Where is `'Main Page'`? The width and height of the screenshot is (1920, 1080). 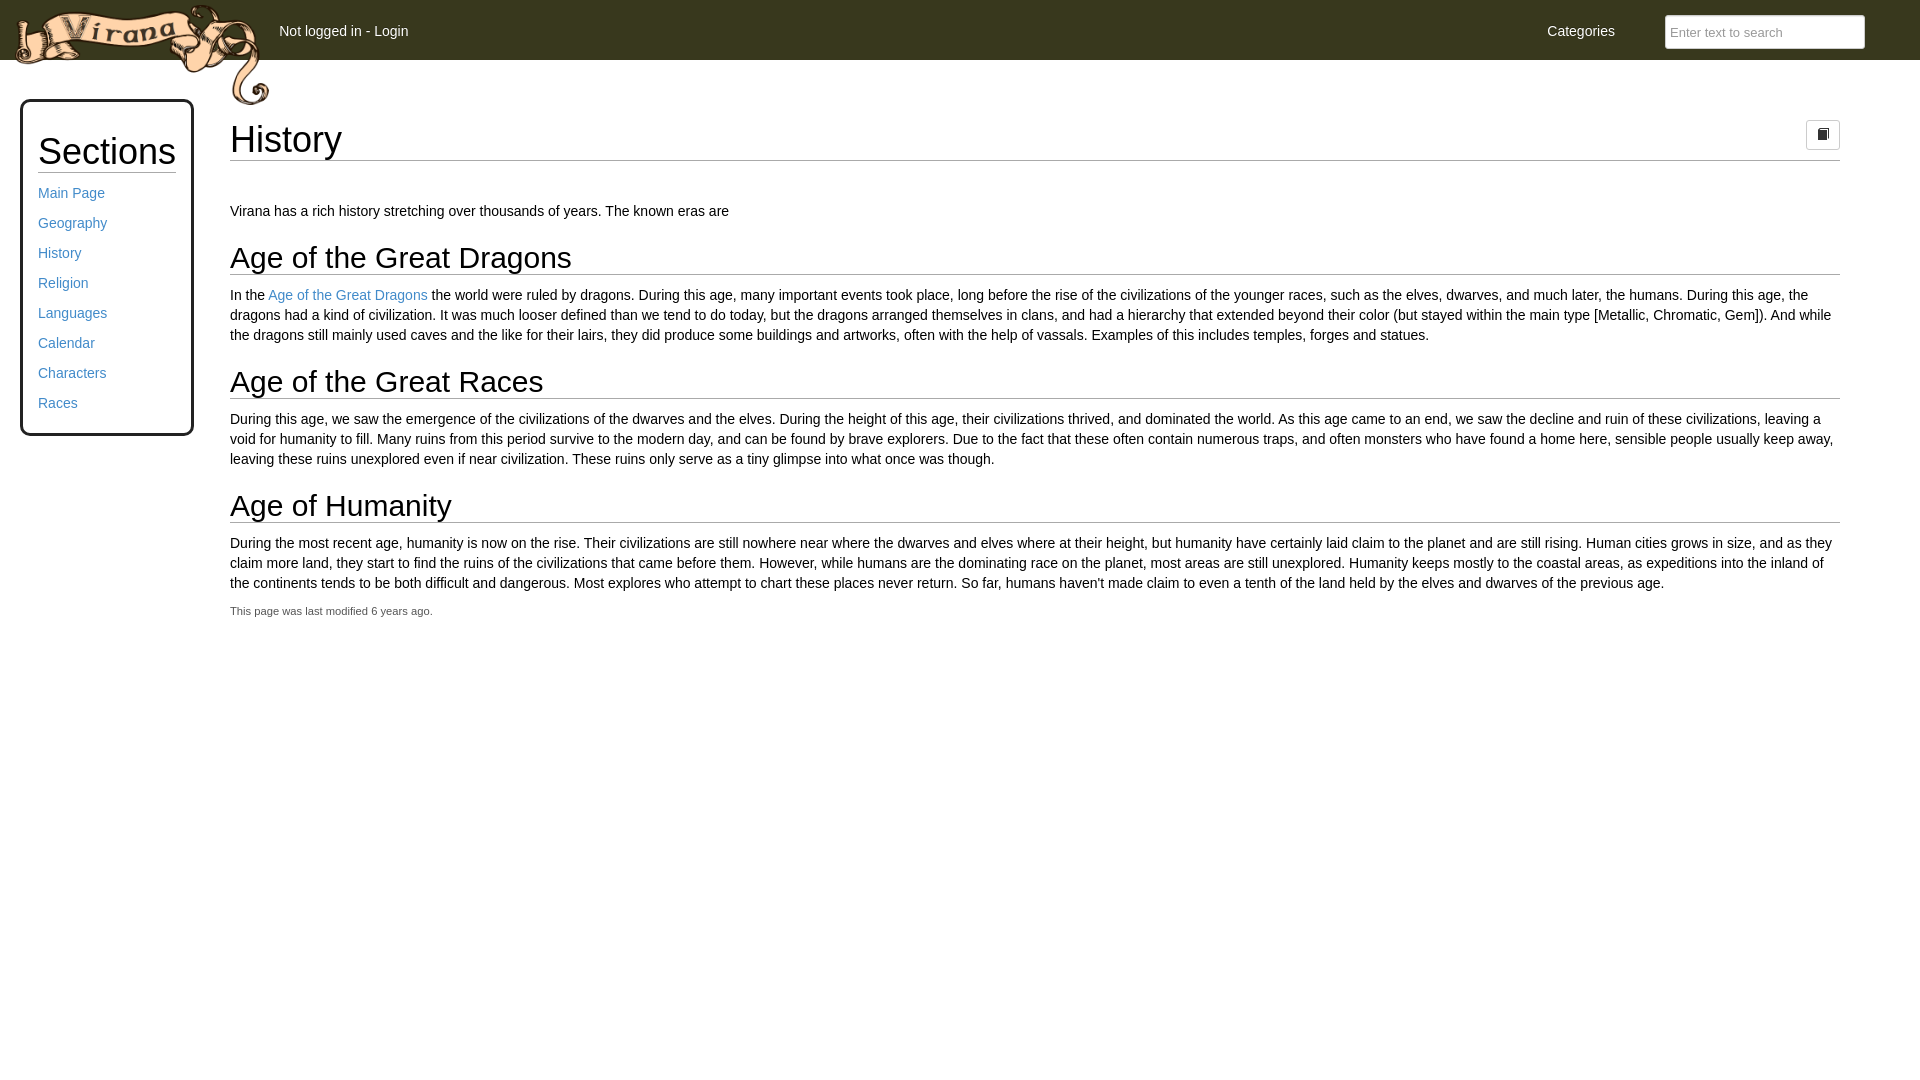
'Main Page' is located at coordinates (71, 192).